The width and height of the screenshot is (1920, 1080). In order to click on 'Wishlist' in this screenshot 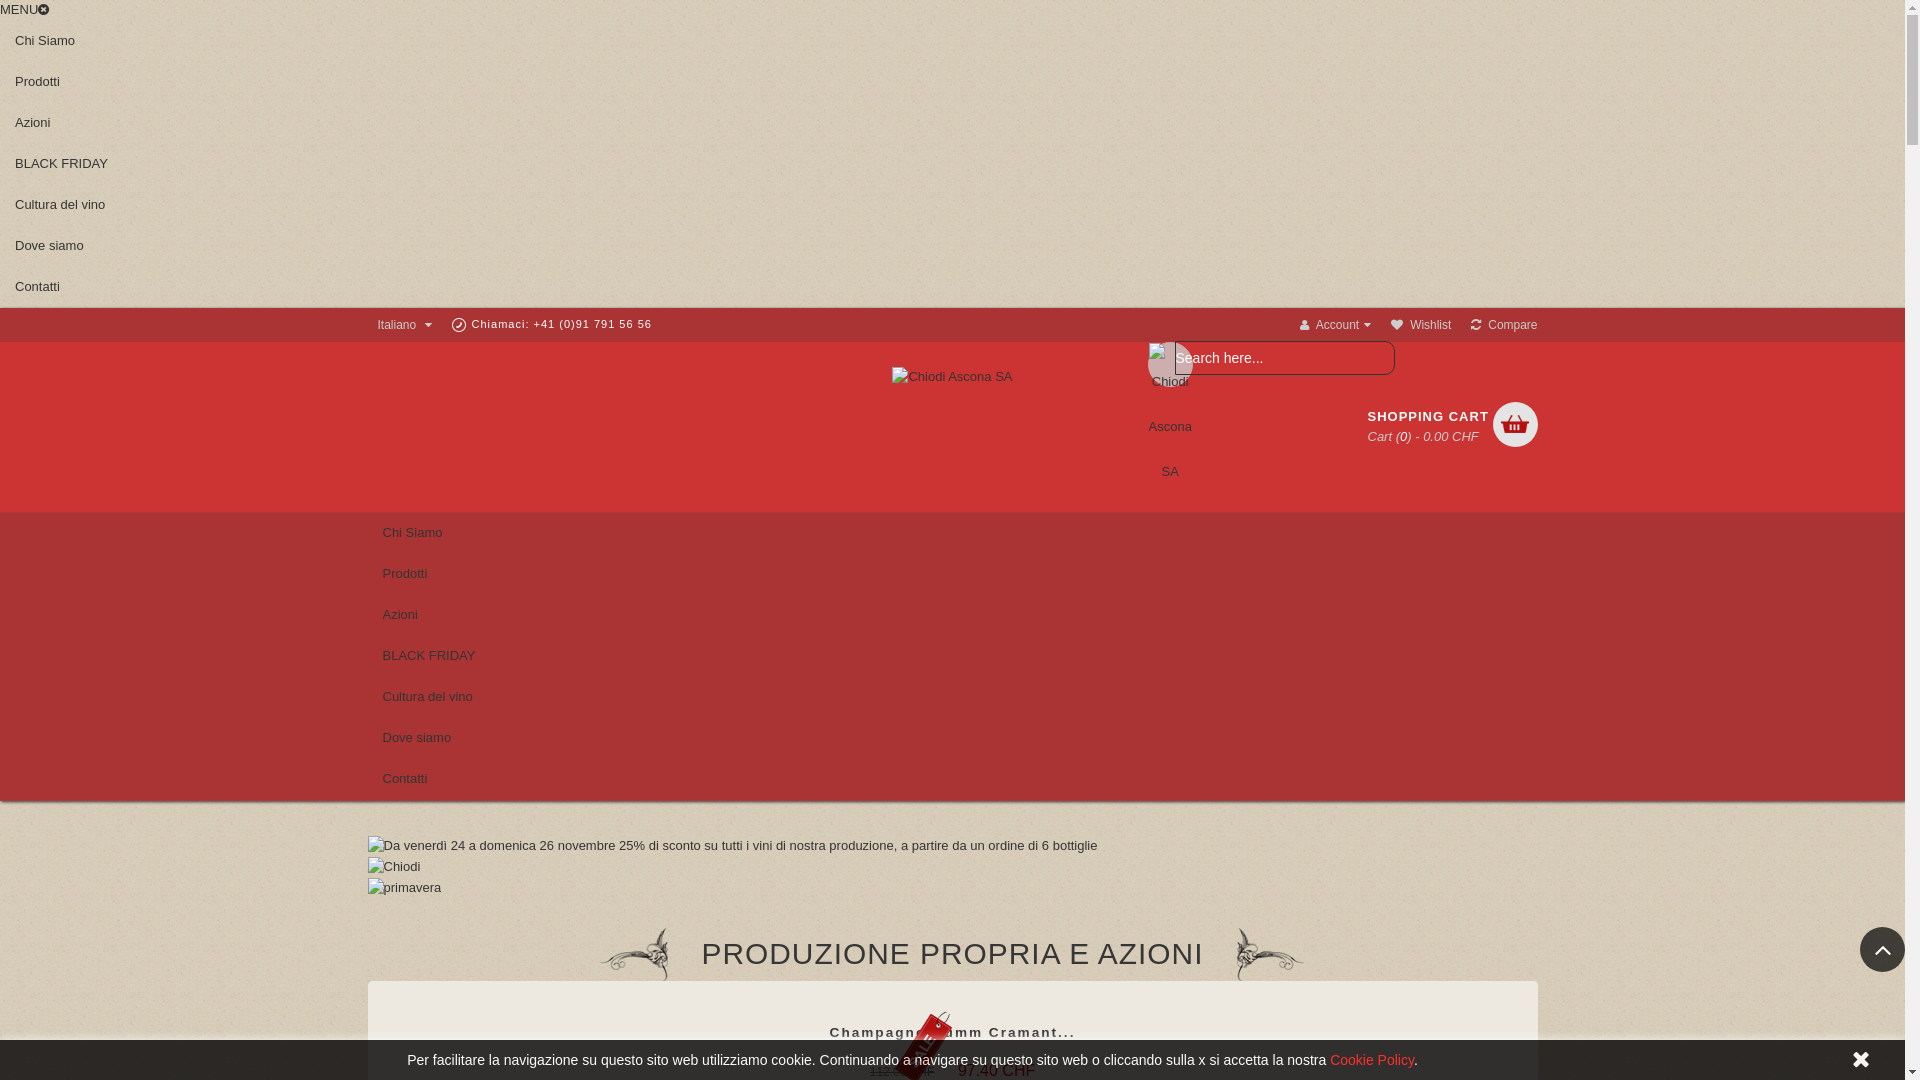, I will do `click(1419, 323)`.